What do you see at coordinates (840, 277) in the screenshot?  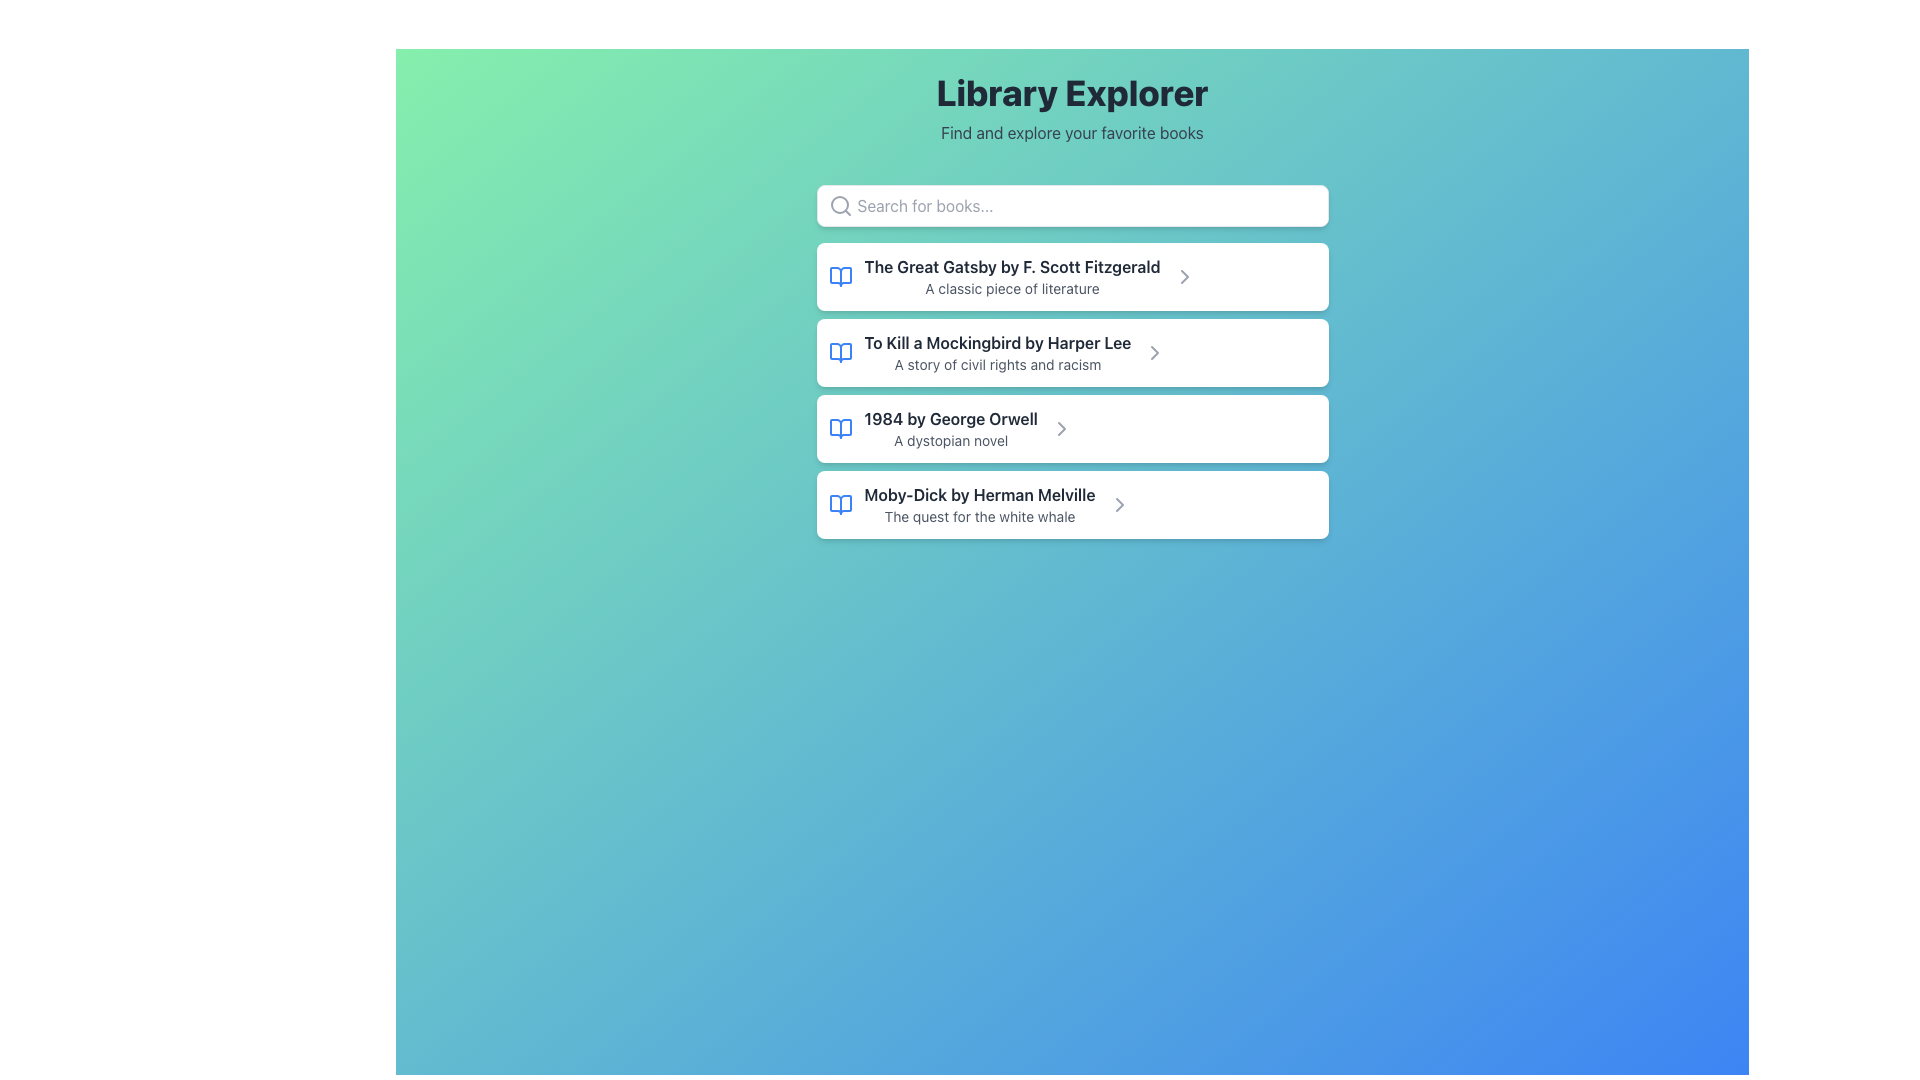 I see `the book icon representing 'The Great Gatsby by F. Scott Fitzgerald', which is the first graphical icon in the list item` at bounding box center [840, 277].